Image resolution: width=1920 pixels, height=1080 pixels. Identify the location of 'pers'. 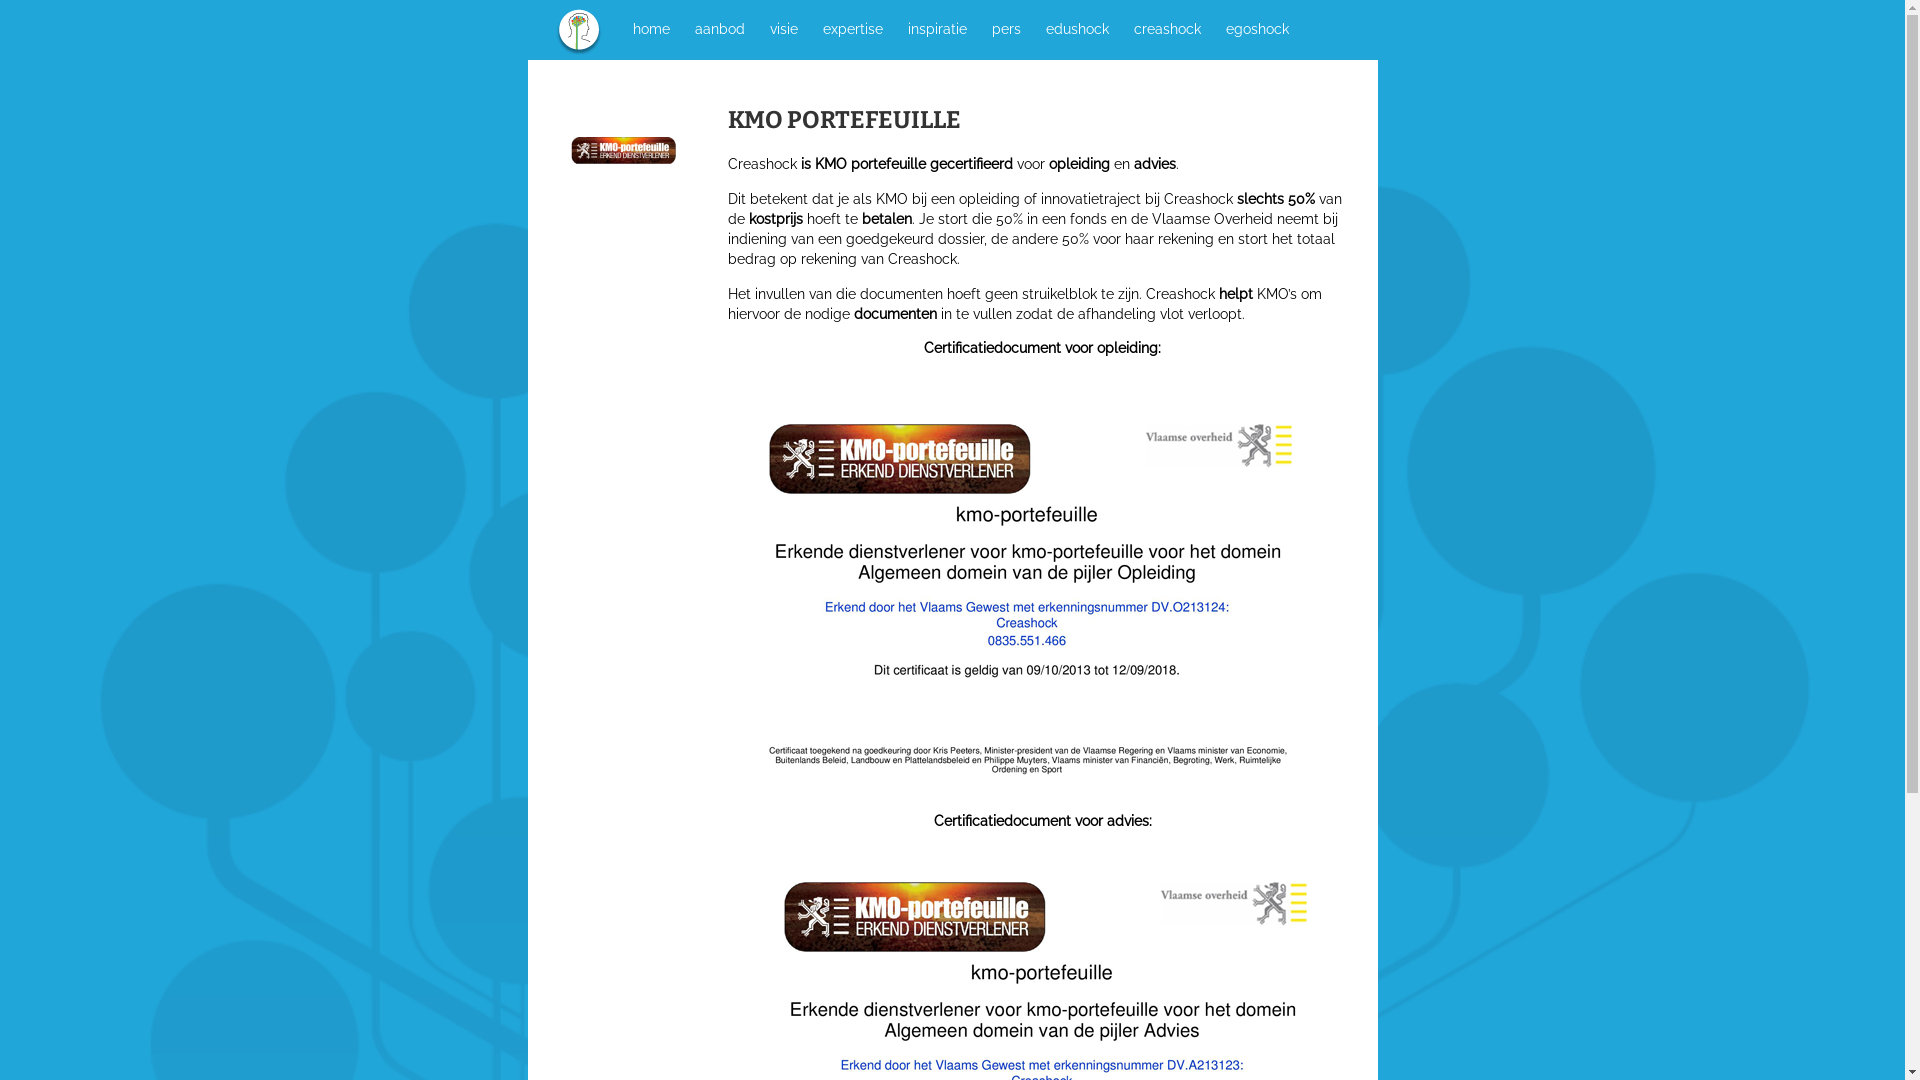
(1005, 28).